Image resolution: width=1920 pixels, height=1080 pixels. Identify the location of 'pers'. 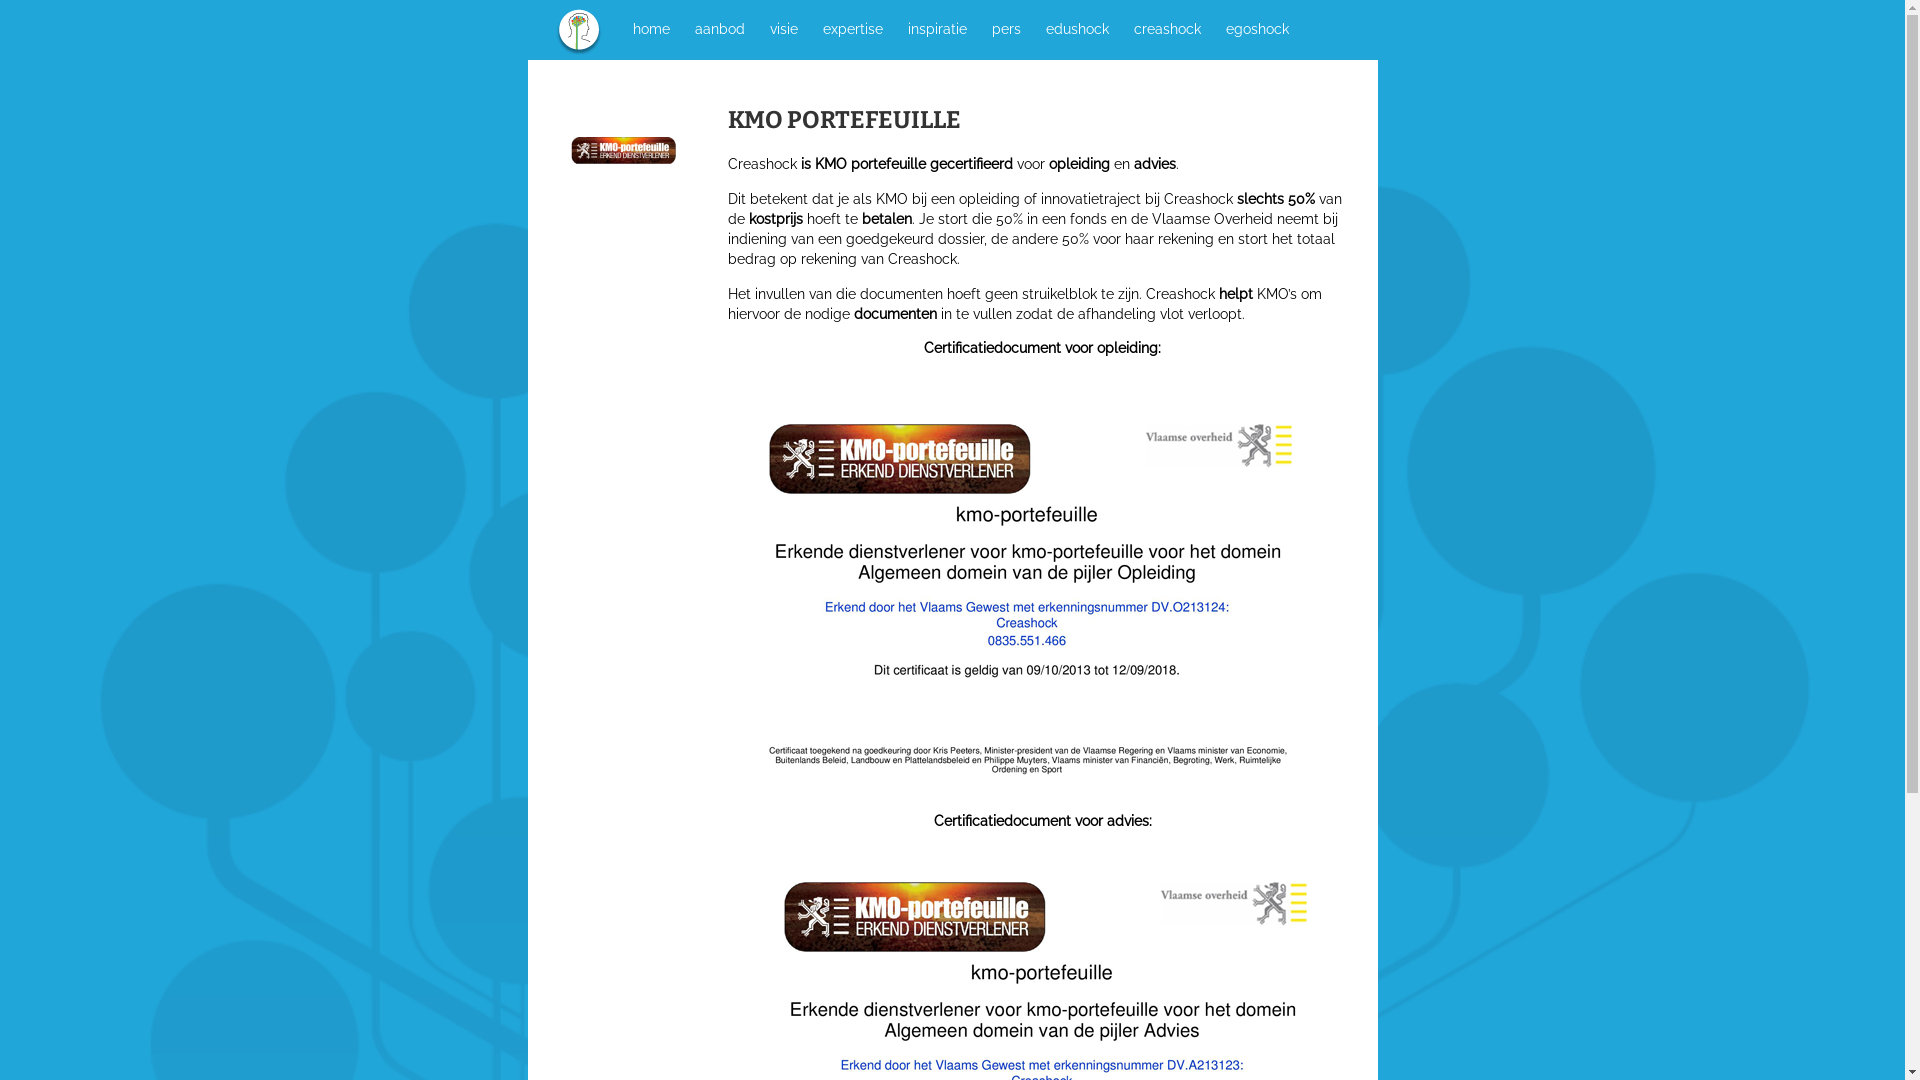
(1005, 28).